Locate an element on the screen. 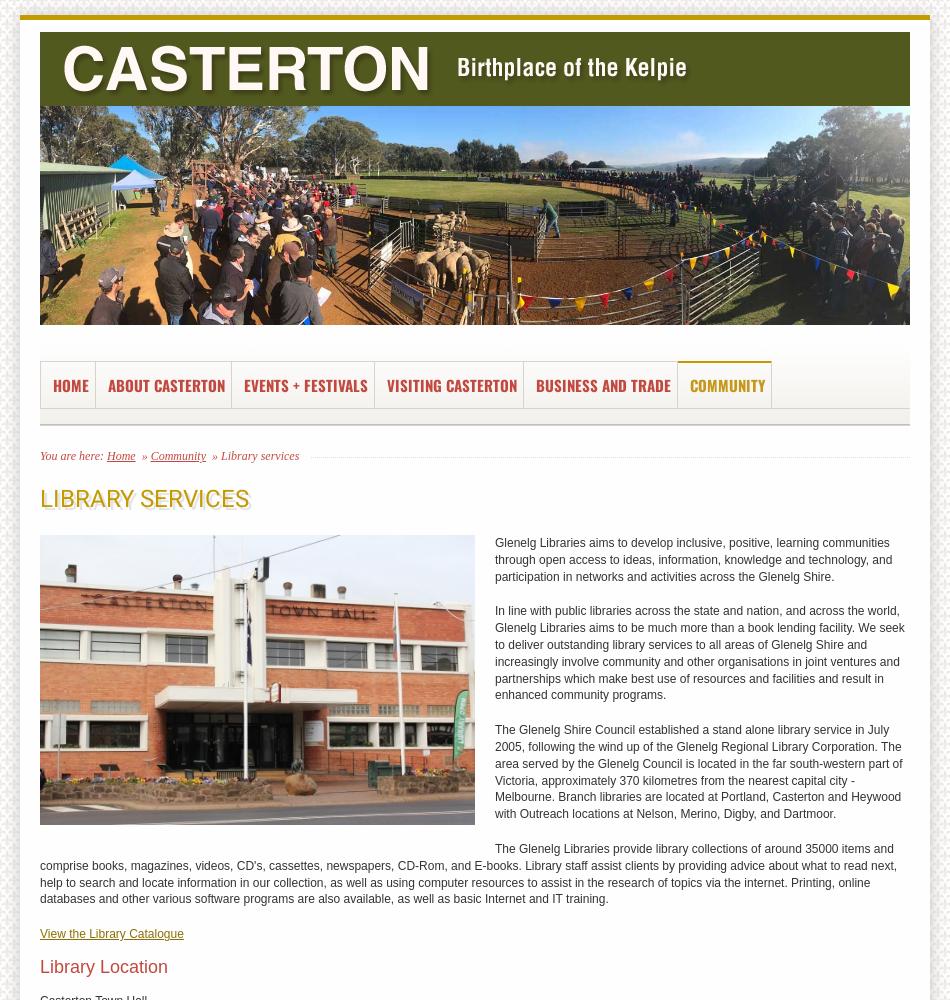  'You are here:' is located at coordinates (39, 455).